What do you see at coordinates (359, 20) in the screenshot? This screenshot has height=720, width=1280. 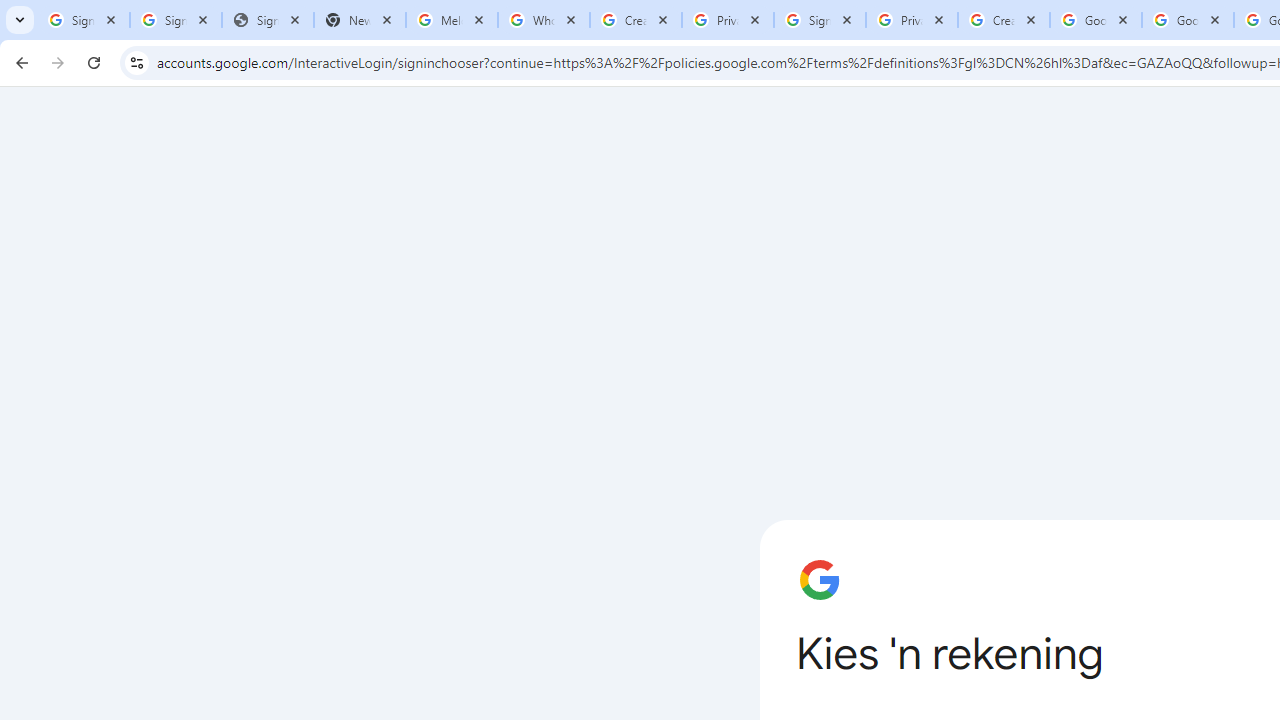 I see `'New Tab'` at bounding box center [359, 20].